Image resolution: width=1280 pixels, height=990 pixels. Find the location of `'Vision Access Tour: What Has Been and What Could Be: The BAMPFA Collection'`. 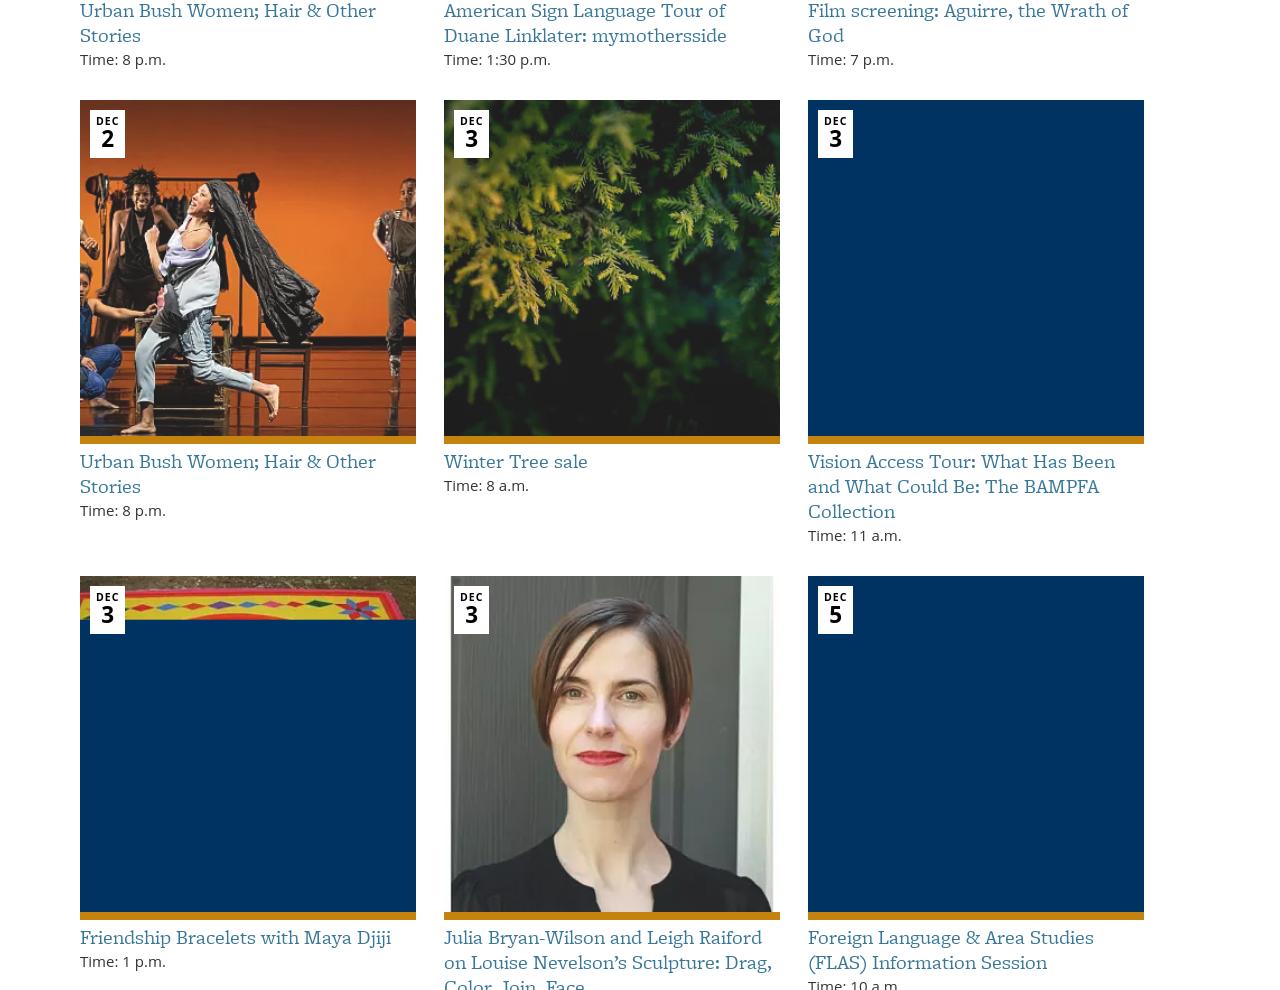

'Vision Access Tour: What Has Been and What Could Be: The BAMPFA Collection' is located at coordinates (961, 485).